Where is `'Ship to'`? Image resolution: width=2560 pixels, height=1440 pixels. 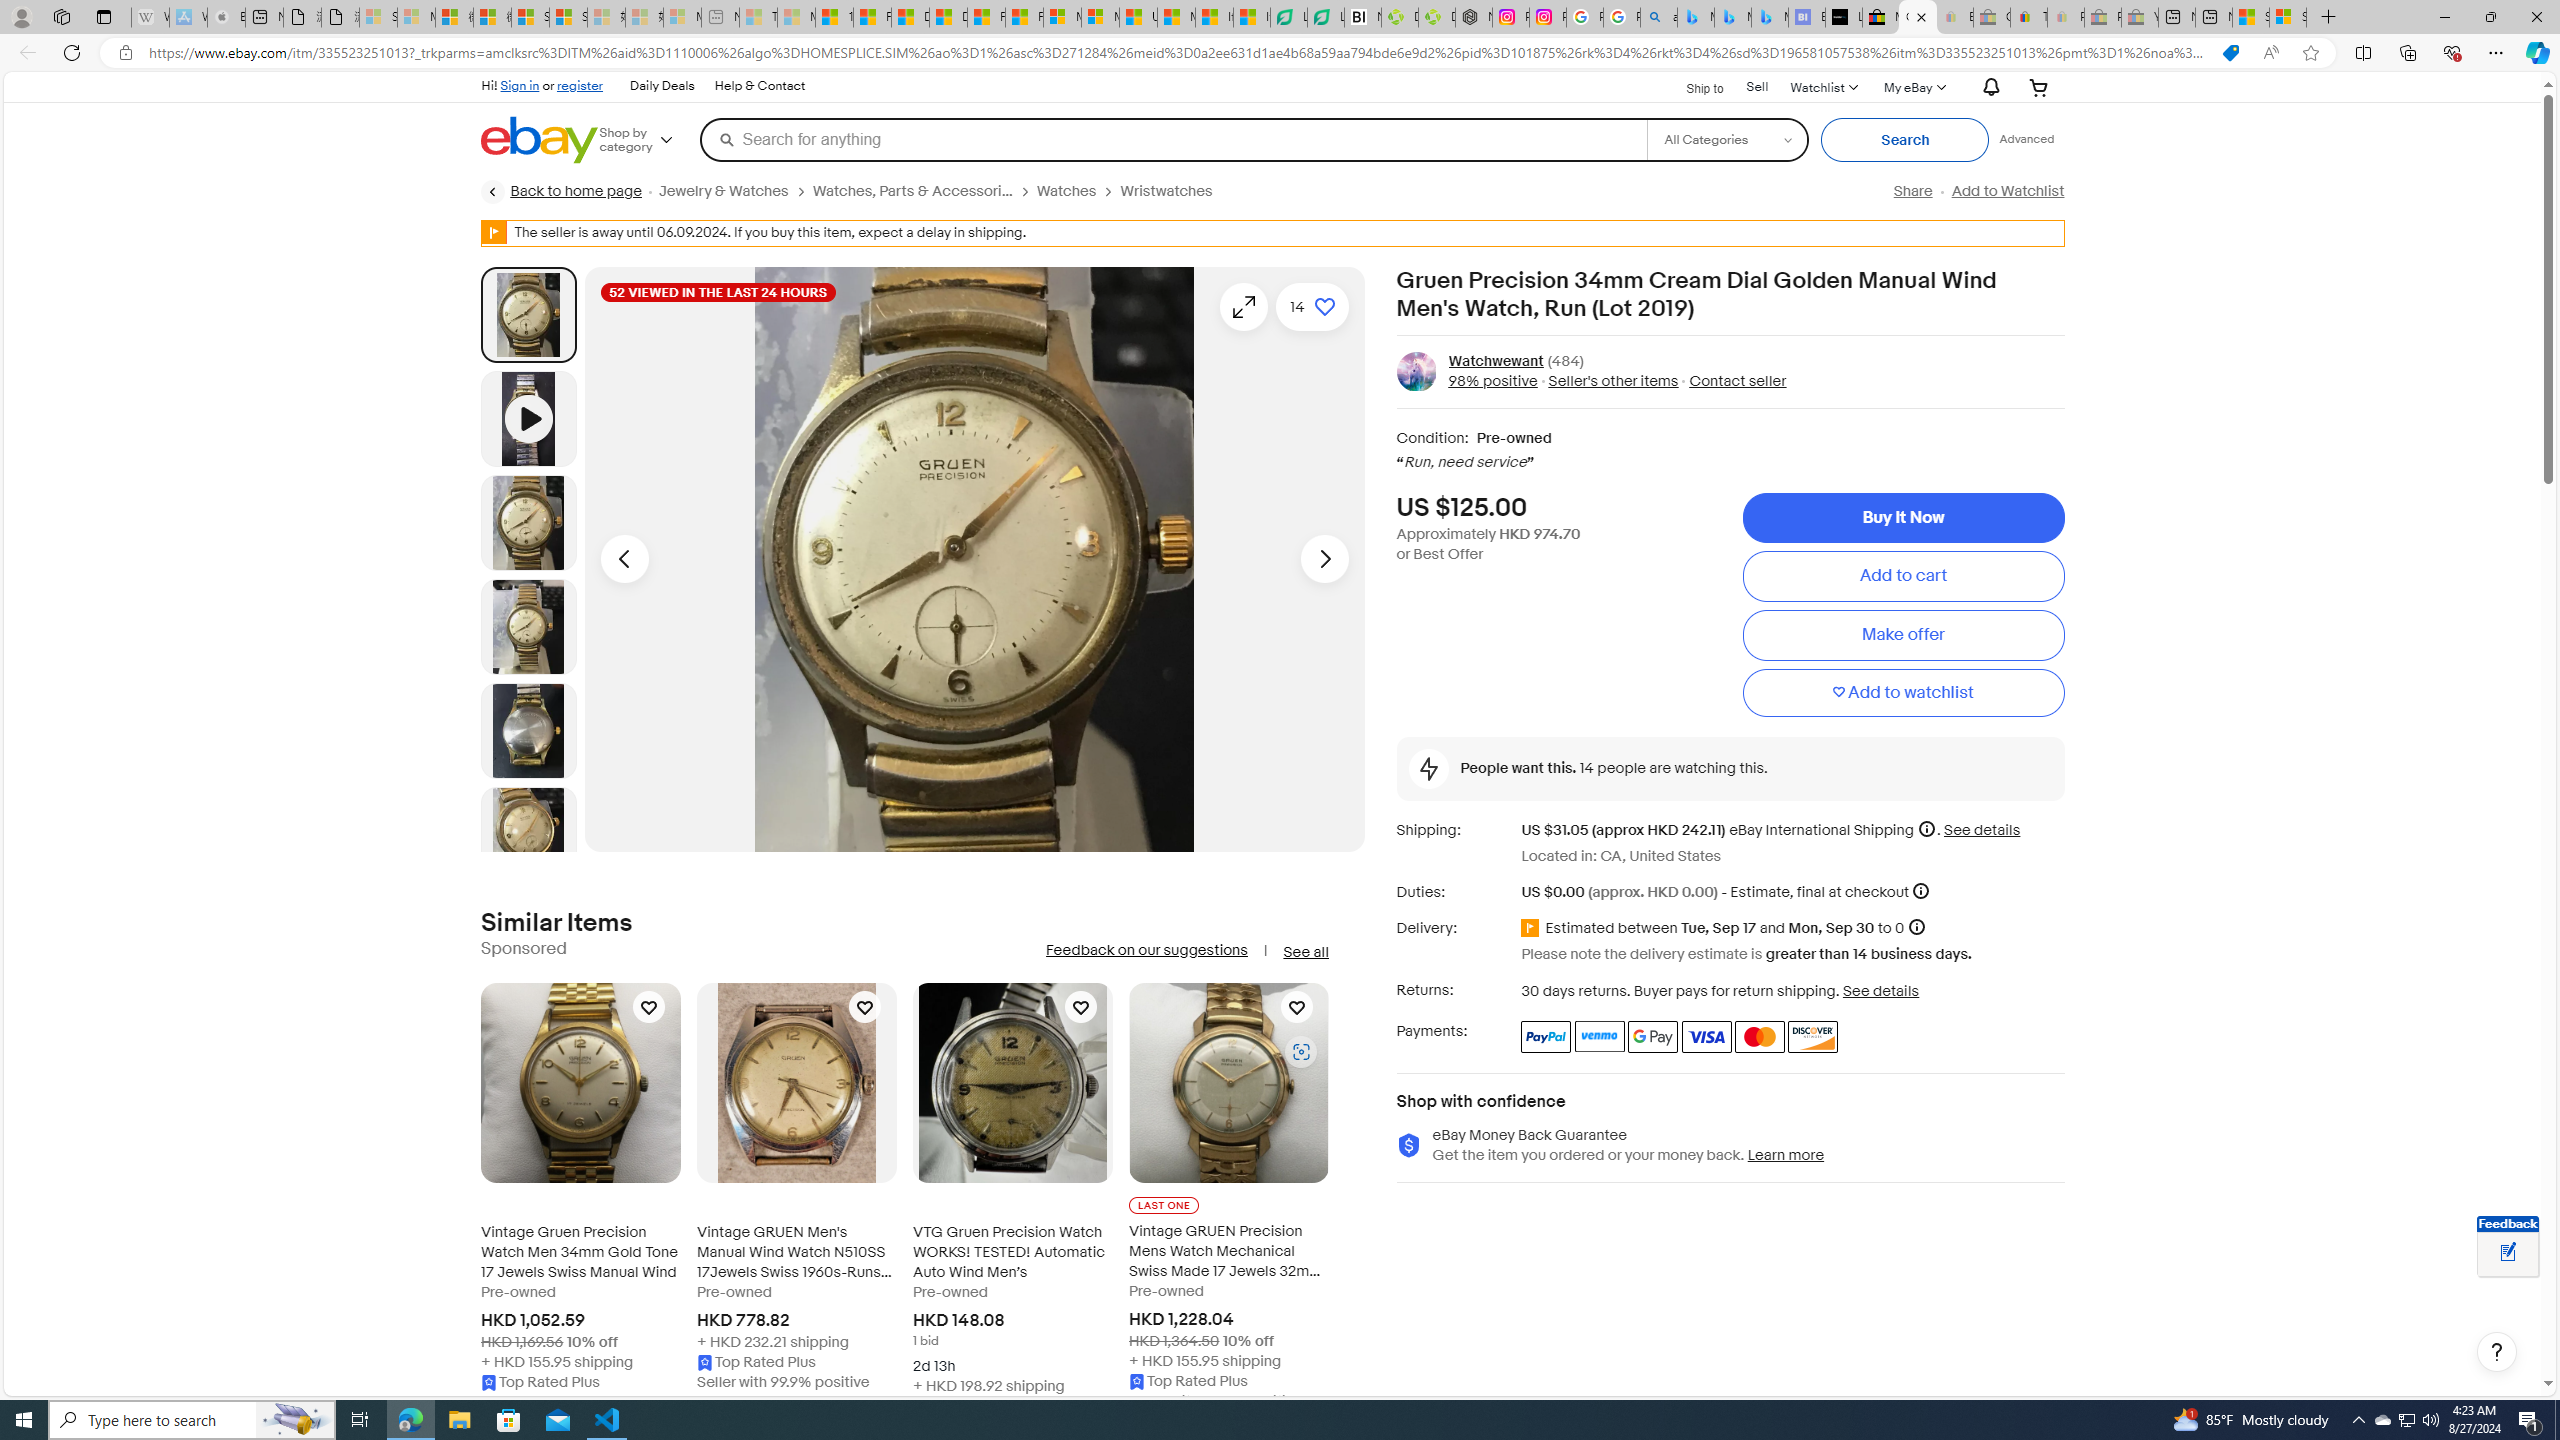
'Ship to' is located at coordinates (1691, 88).